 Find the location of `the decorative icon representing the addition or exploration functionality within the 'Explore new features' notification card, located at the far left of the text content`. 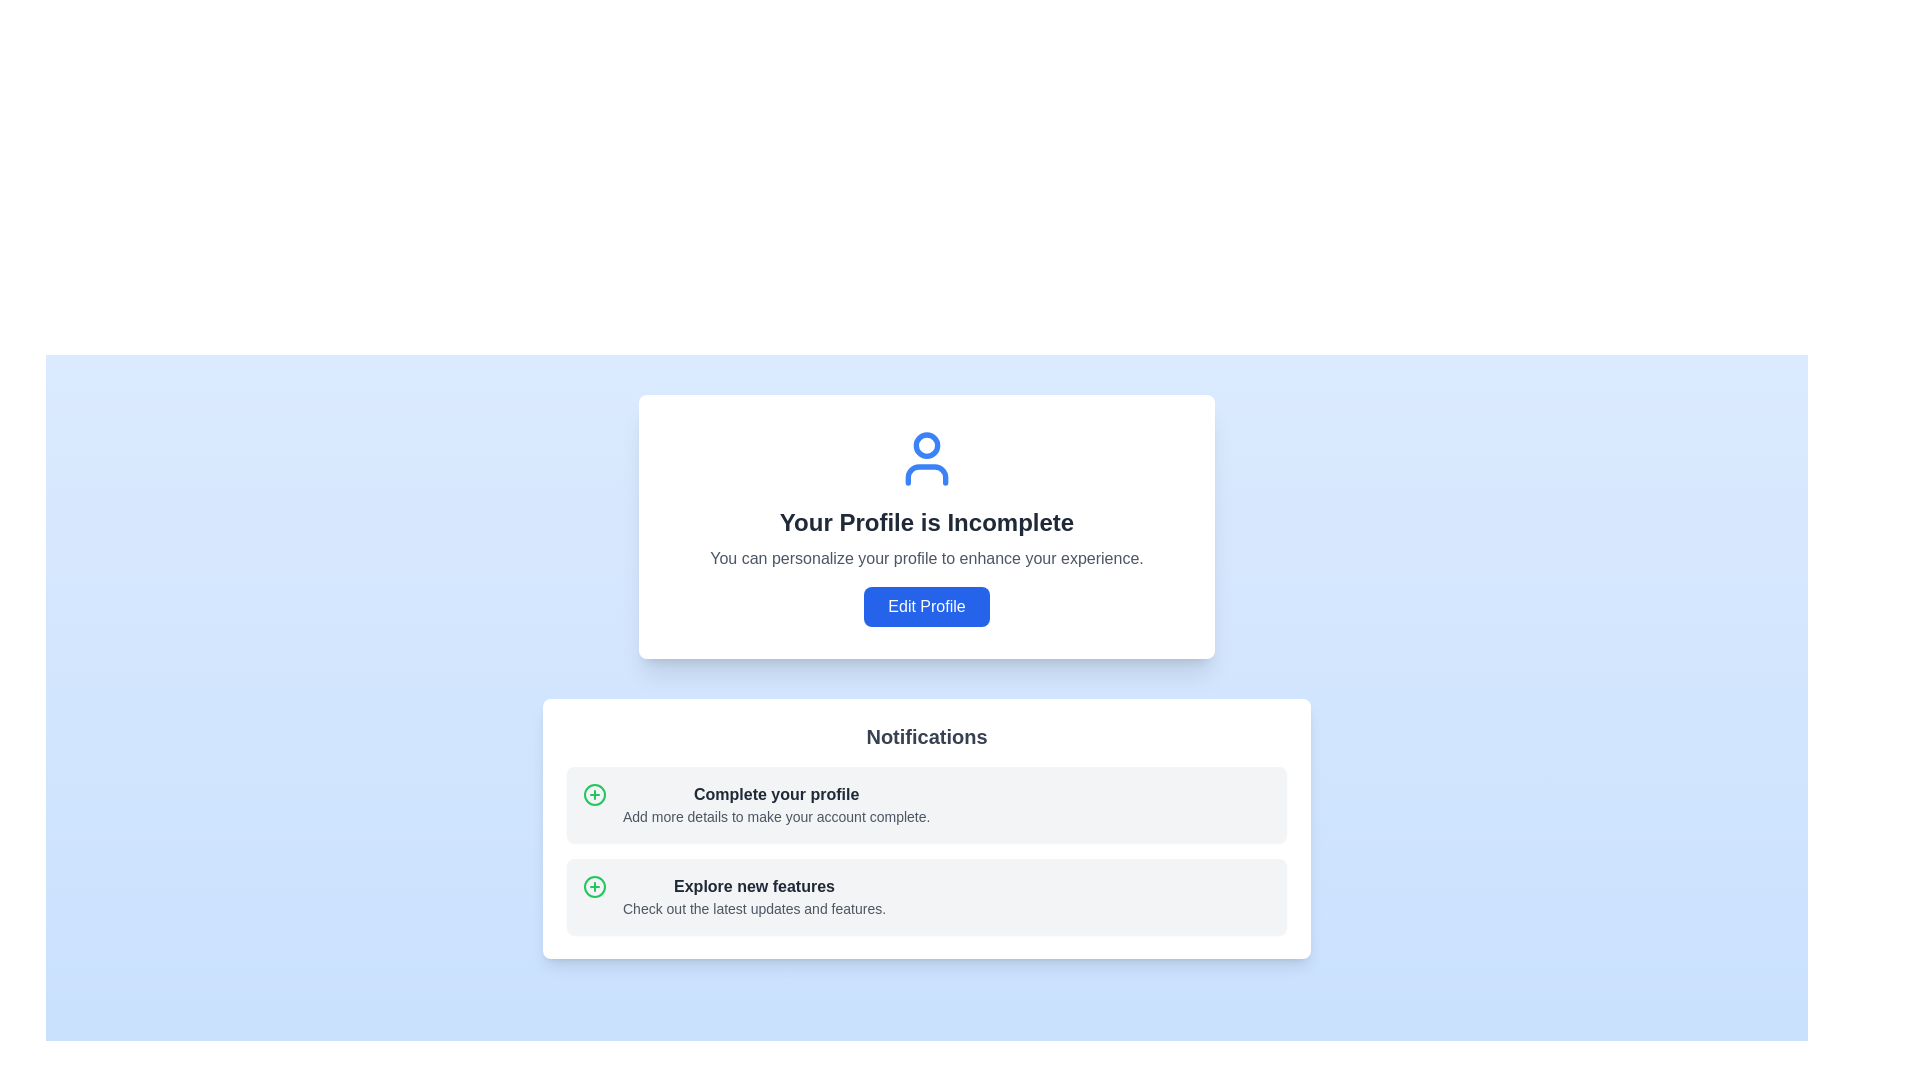

the decorative icon representing the addition or exploration functionality within the 'Explore new features' notification card, located at the far left of the text content is located at coordinates (594, 886).